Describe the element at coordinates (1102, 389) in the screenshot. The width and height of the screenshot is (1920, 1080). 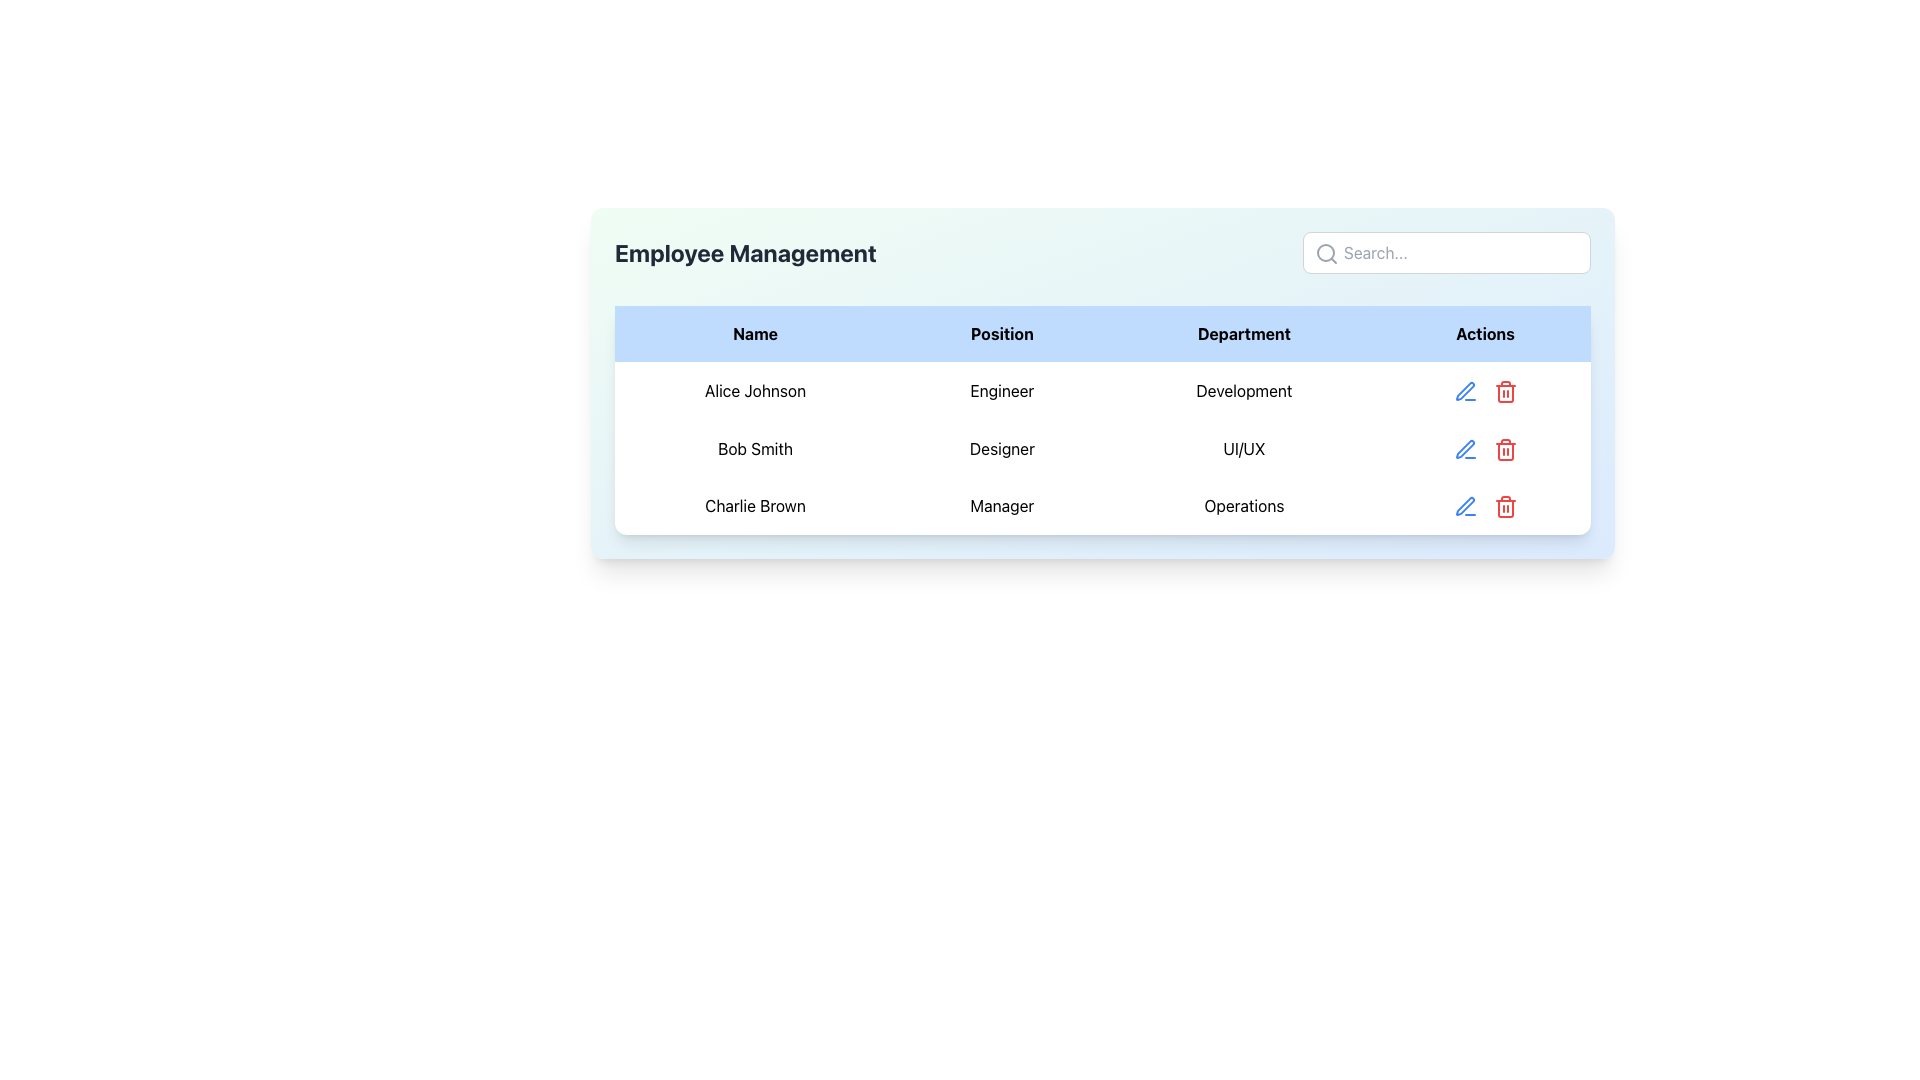
I see `the first row in the table that contains details about 'Alice Johnson'` at that location.